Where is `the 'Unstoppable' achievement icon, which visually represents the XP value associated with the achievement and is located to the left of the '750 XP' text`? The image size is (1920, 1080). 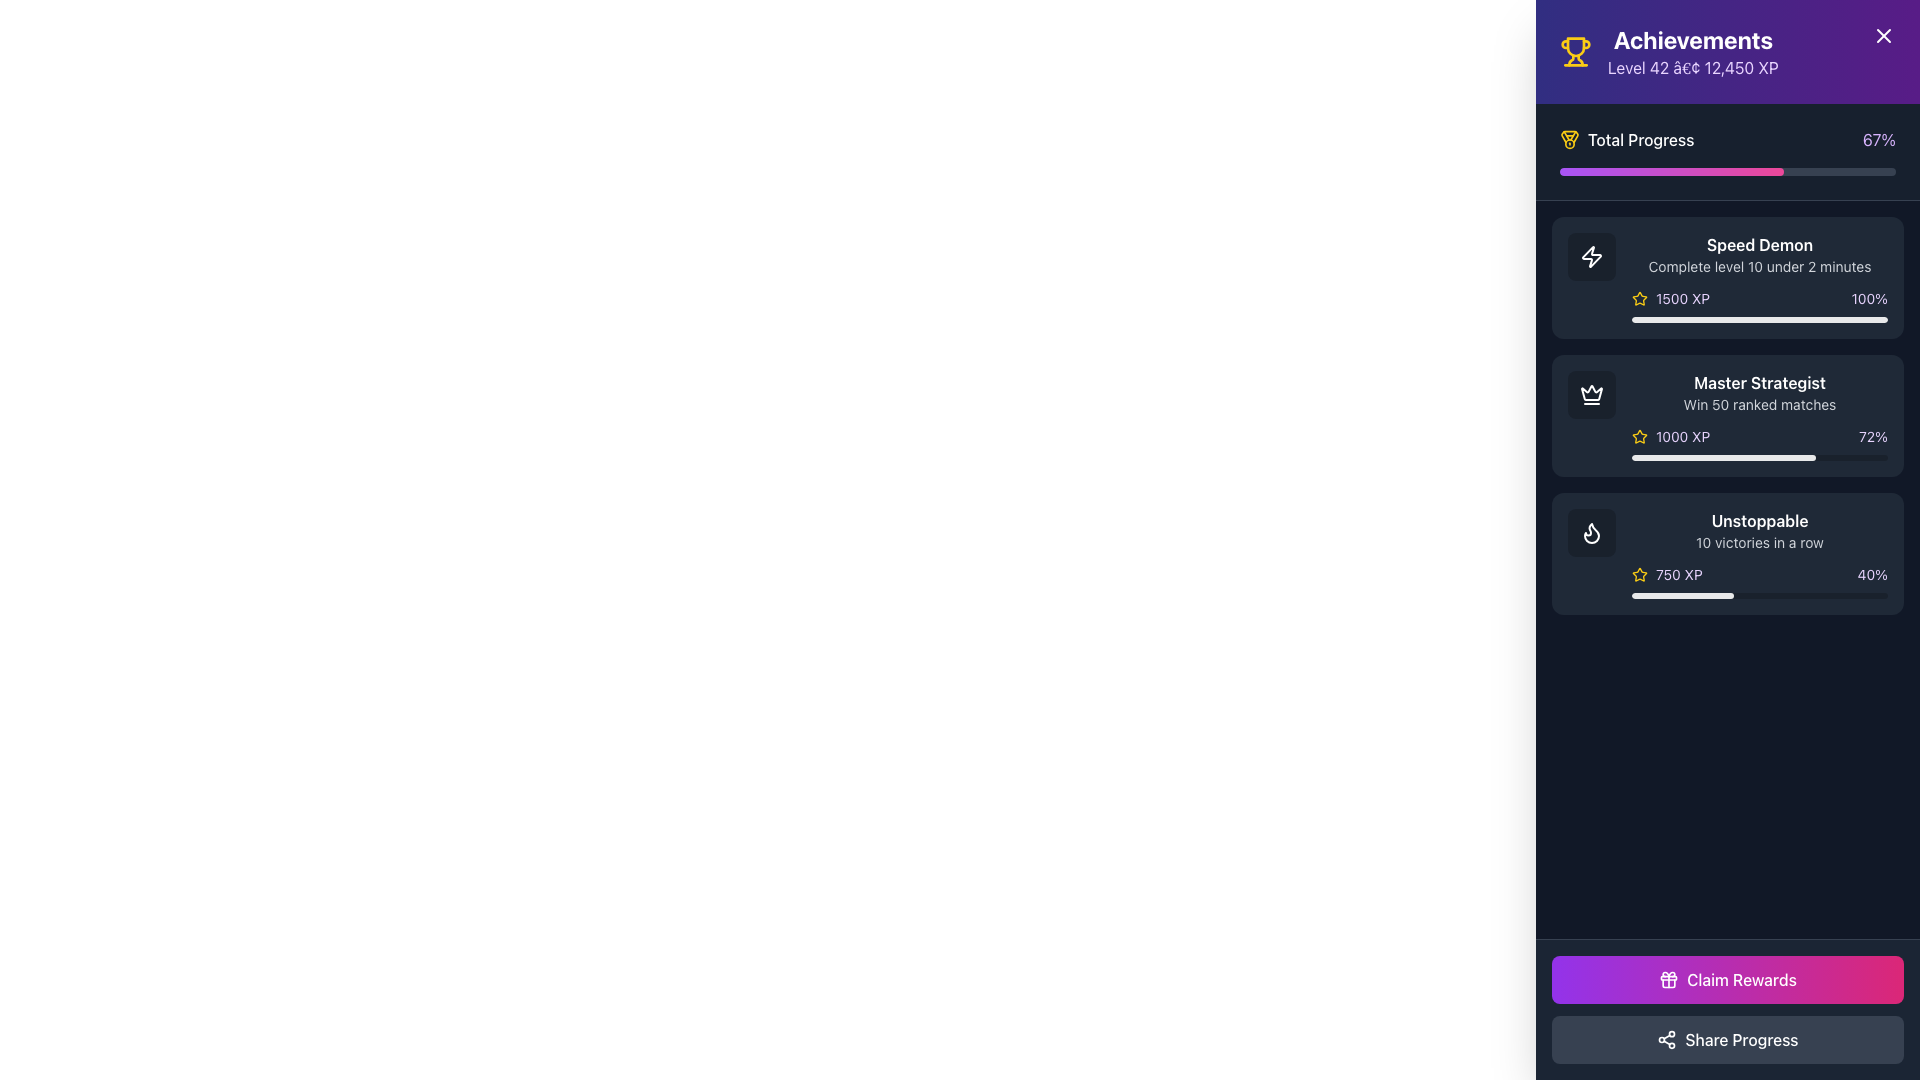
the 'Unstoppable' achievement icon, which visually represents the XP value associated with the achievement and is located to the left of the '750 XP' text is located at coordinates (1640, 574).